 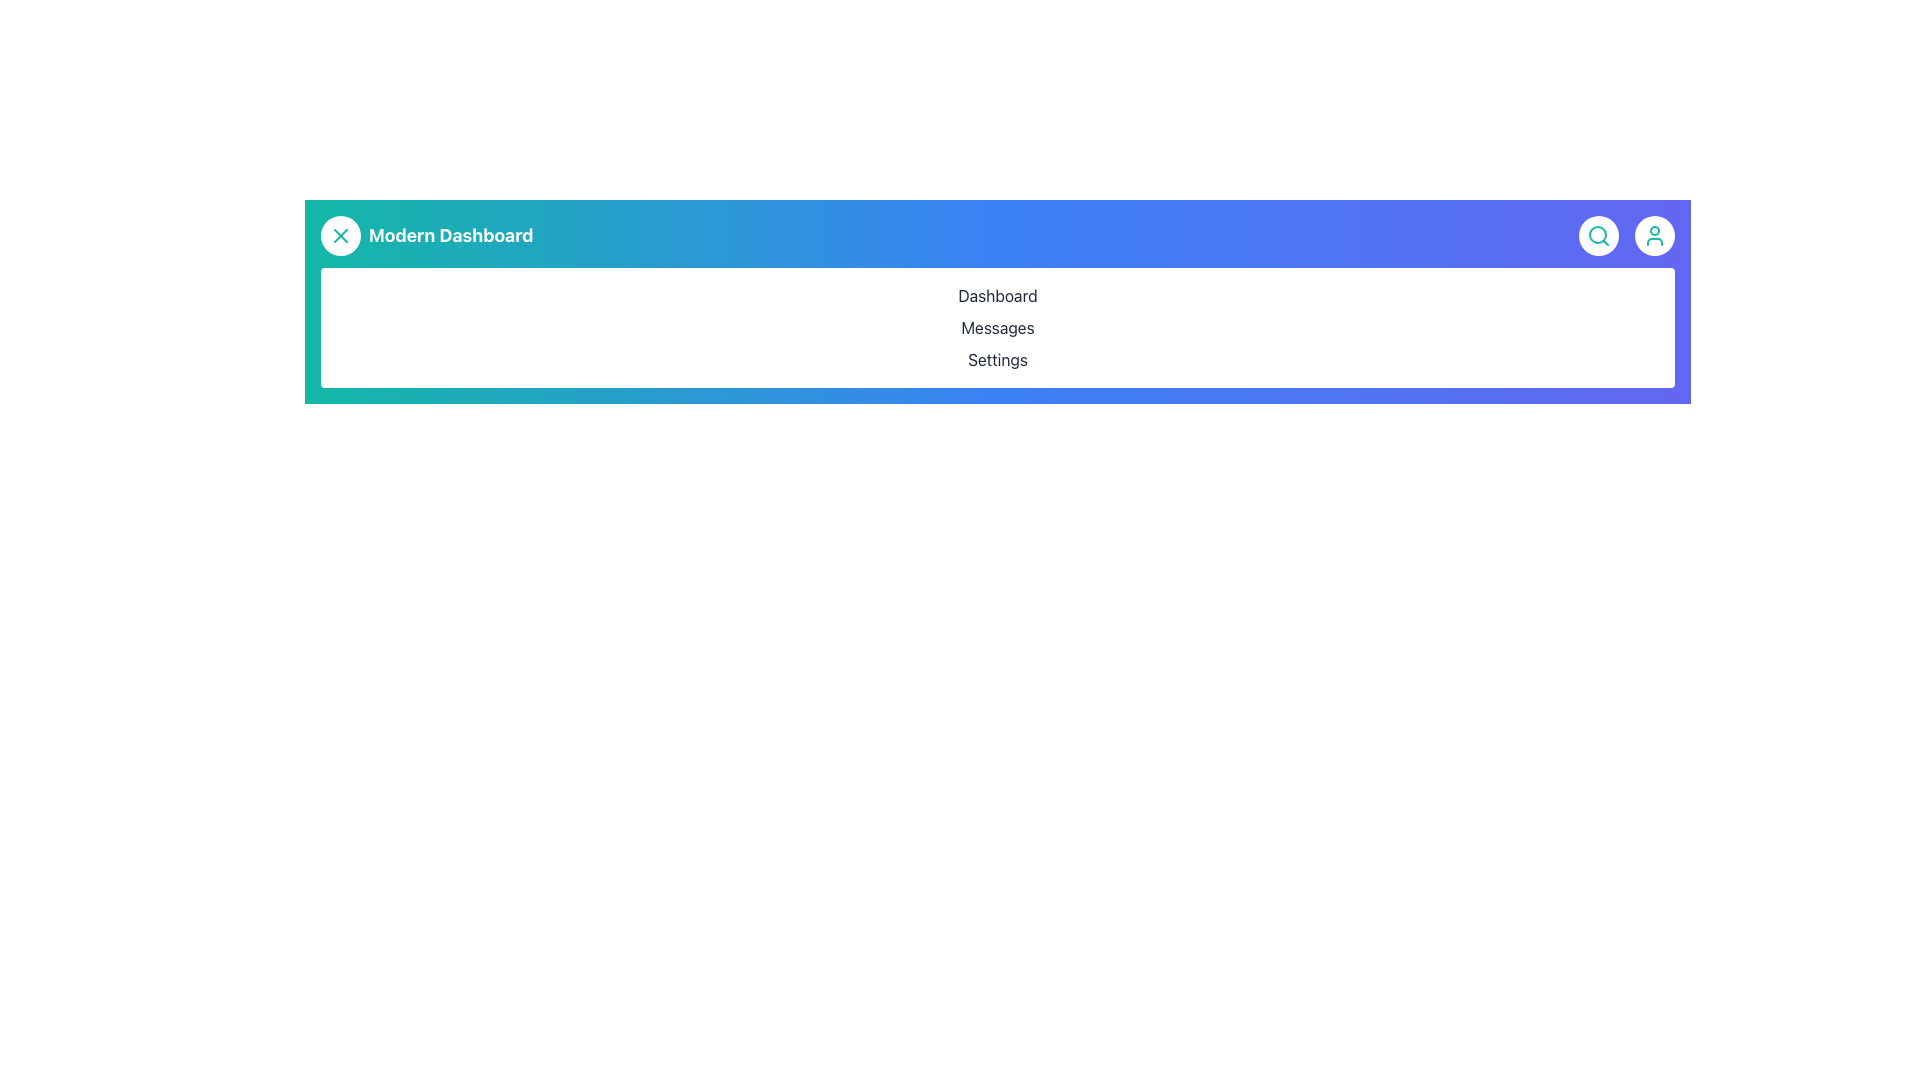 I want to click on the 'Dashboard' text label, which is the first item in a vertical list containing 'Messages' and 'Settings', located in the middle-top area of the page, so click(x=998, y=296).